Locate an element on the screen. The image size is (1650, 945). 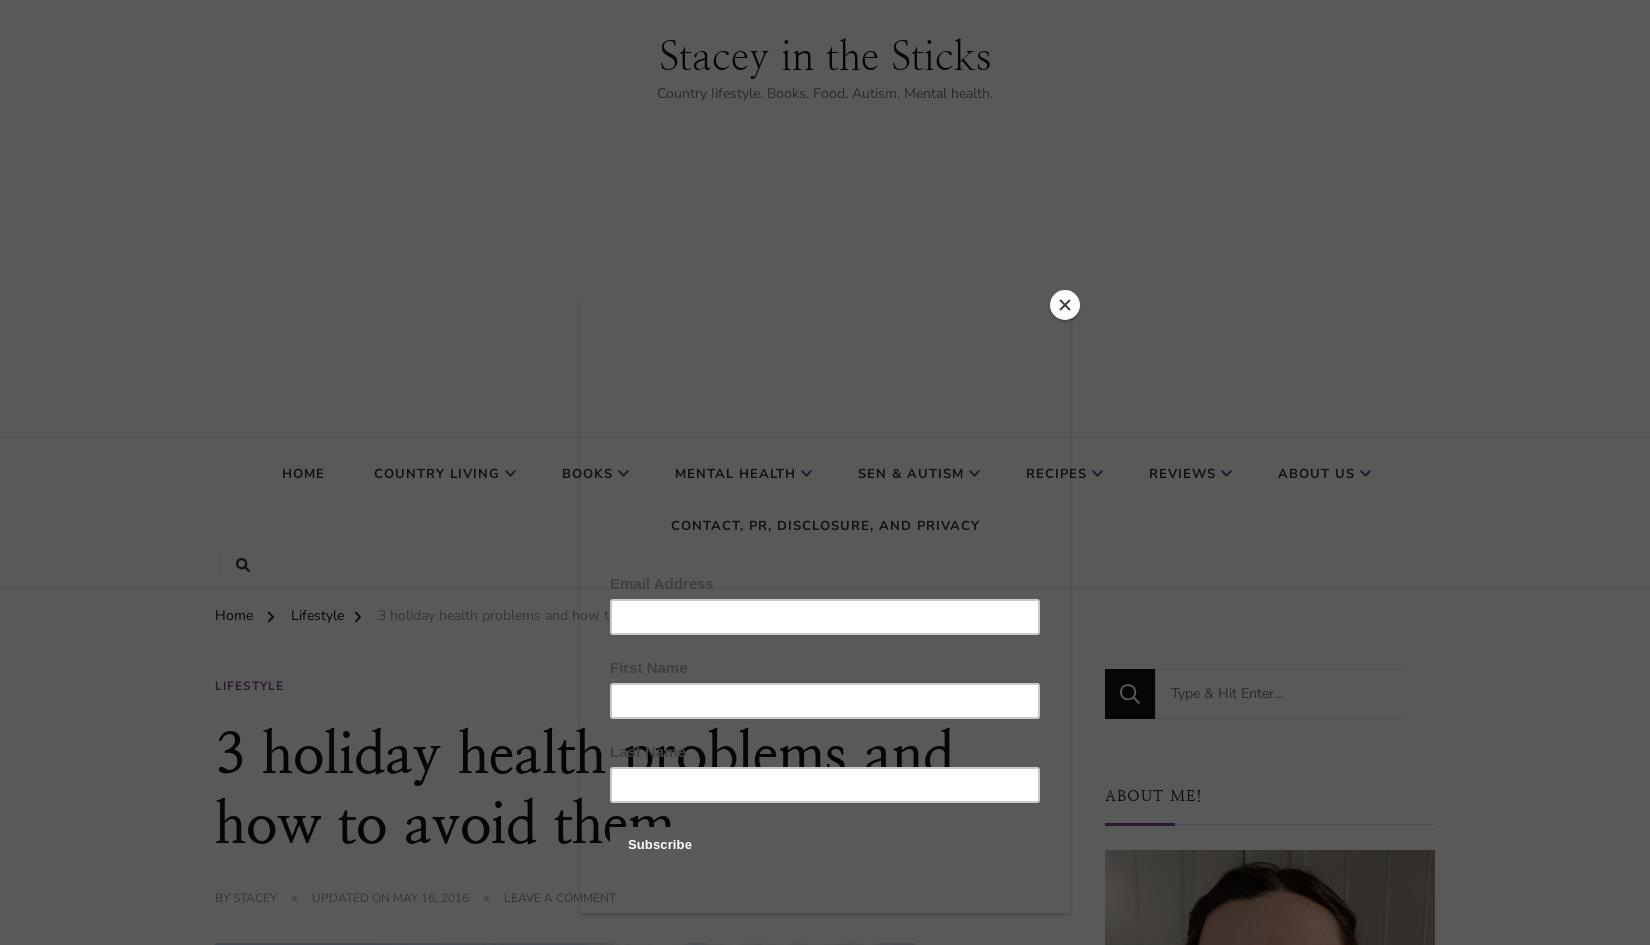
'Mental Health' is located at coordinates (674, 472).